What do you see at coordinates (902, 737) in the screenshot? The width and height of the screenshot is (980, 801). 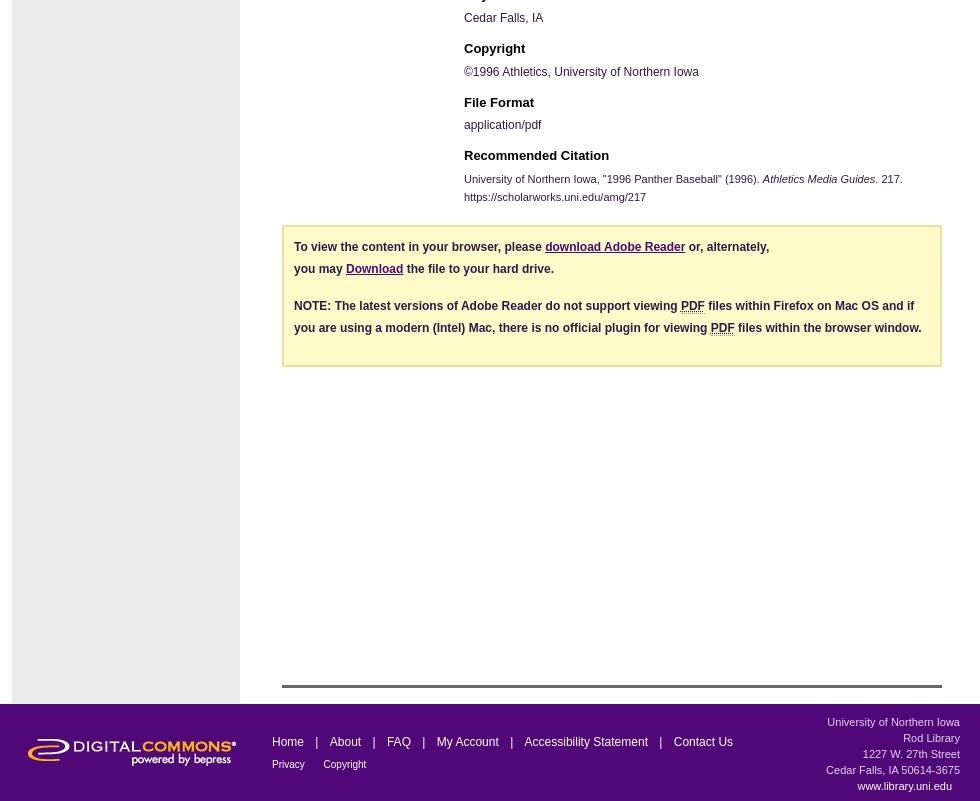 I see `'Rod Library'` at bounding box center [902, 737].